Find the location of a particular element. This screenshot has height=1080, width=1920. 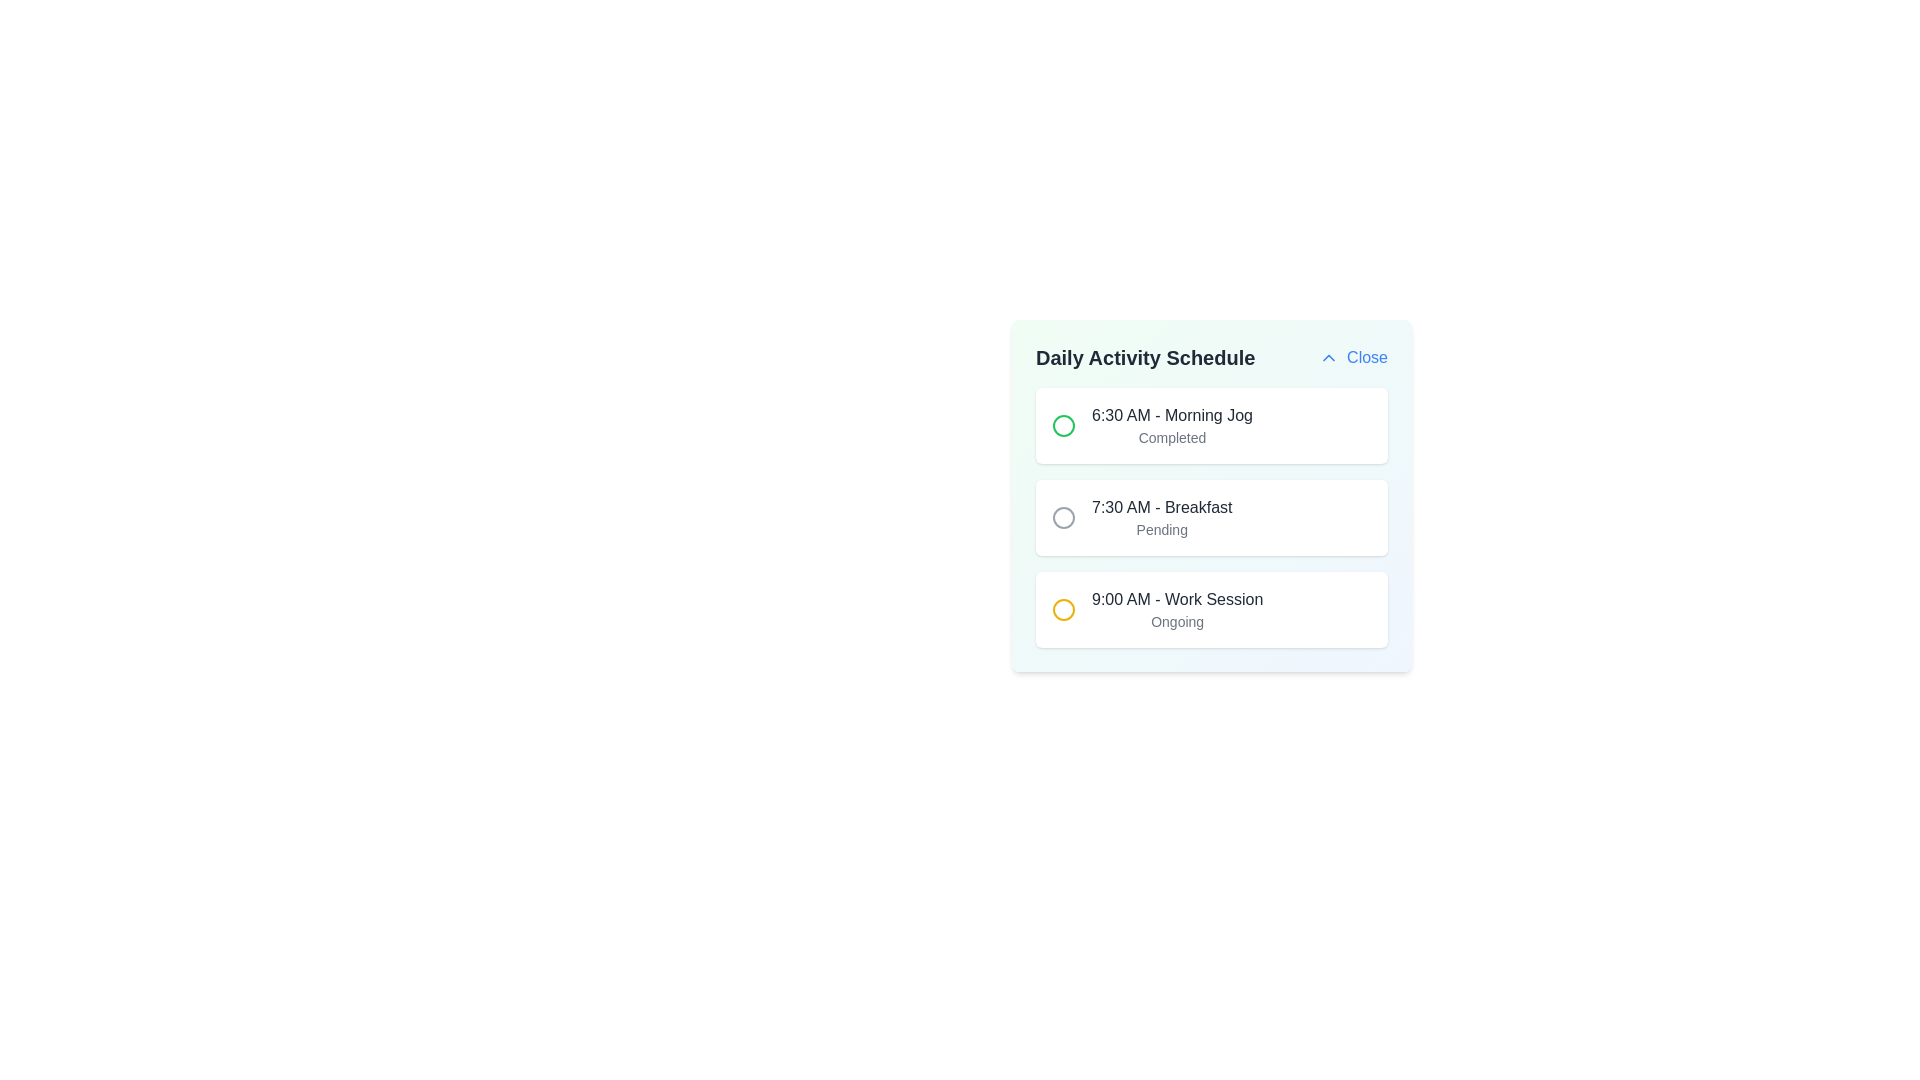

text label displaying '9:00 AM - Work Session' which is located in the third entry of the Daily Activity Schedule section, aligned horizontally near a yellow circular icon is located at coordinates (1177, 599).